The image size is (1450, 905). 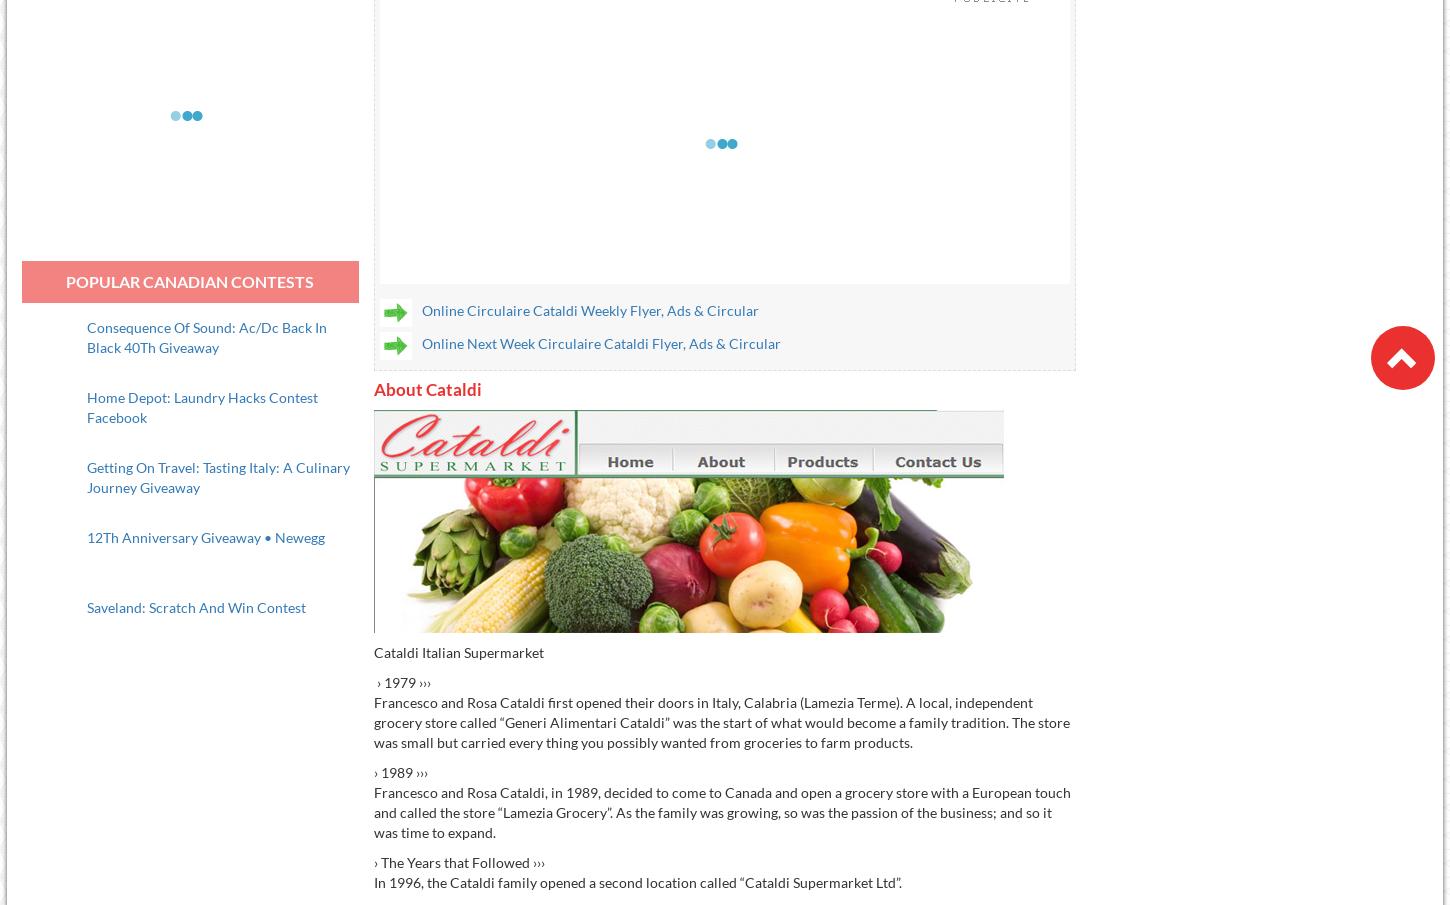 What do you see at coordinates (371, 720) in the screenshot?
I see `'Francesco and Rosa Cataldi first opened their doors in Italy, Calabria (Lamezia Terme). A local, independent grocery store called “Generi Alimentari Cataldi” was the start of what would become a family tradition. The store was small but carried every thing you possibly wanted from groceries to farm products.'` at bounding box center [371, 720].